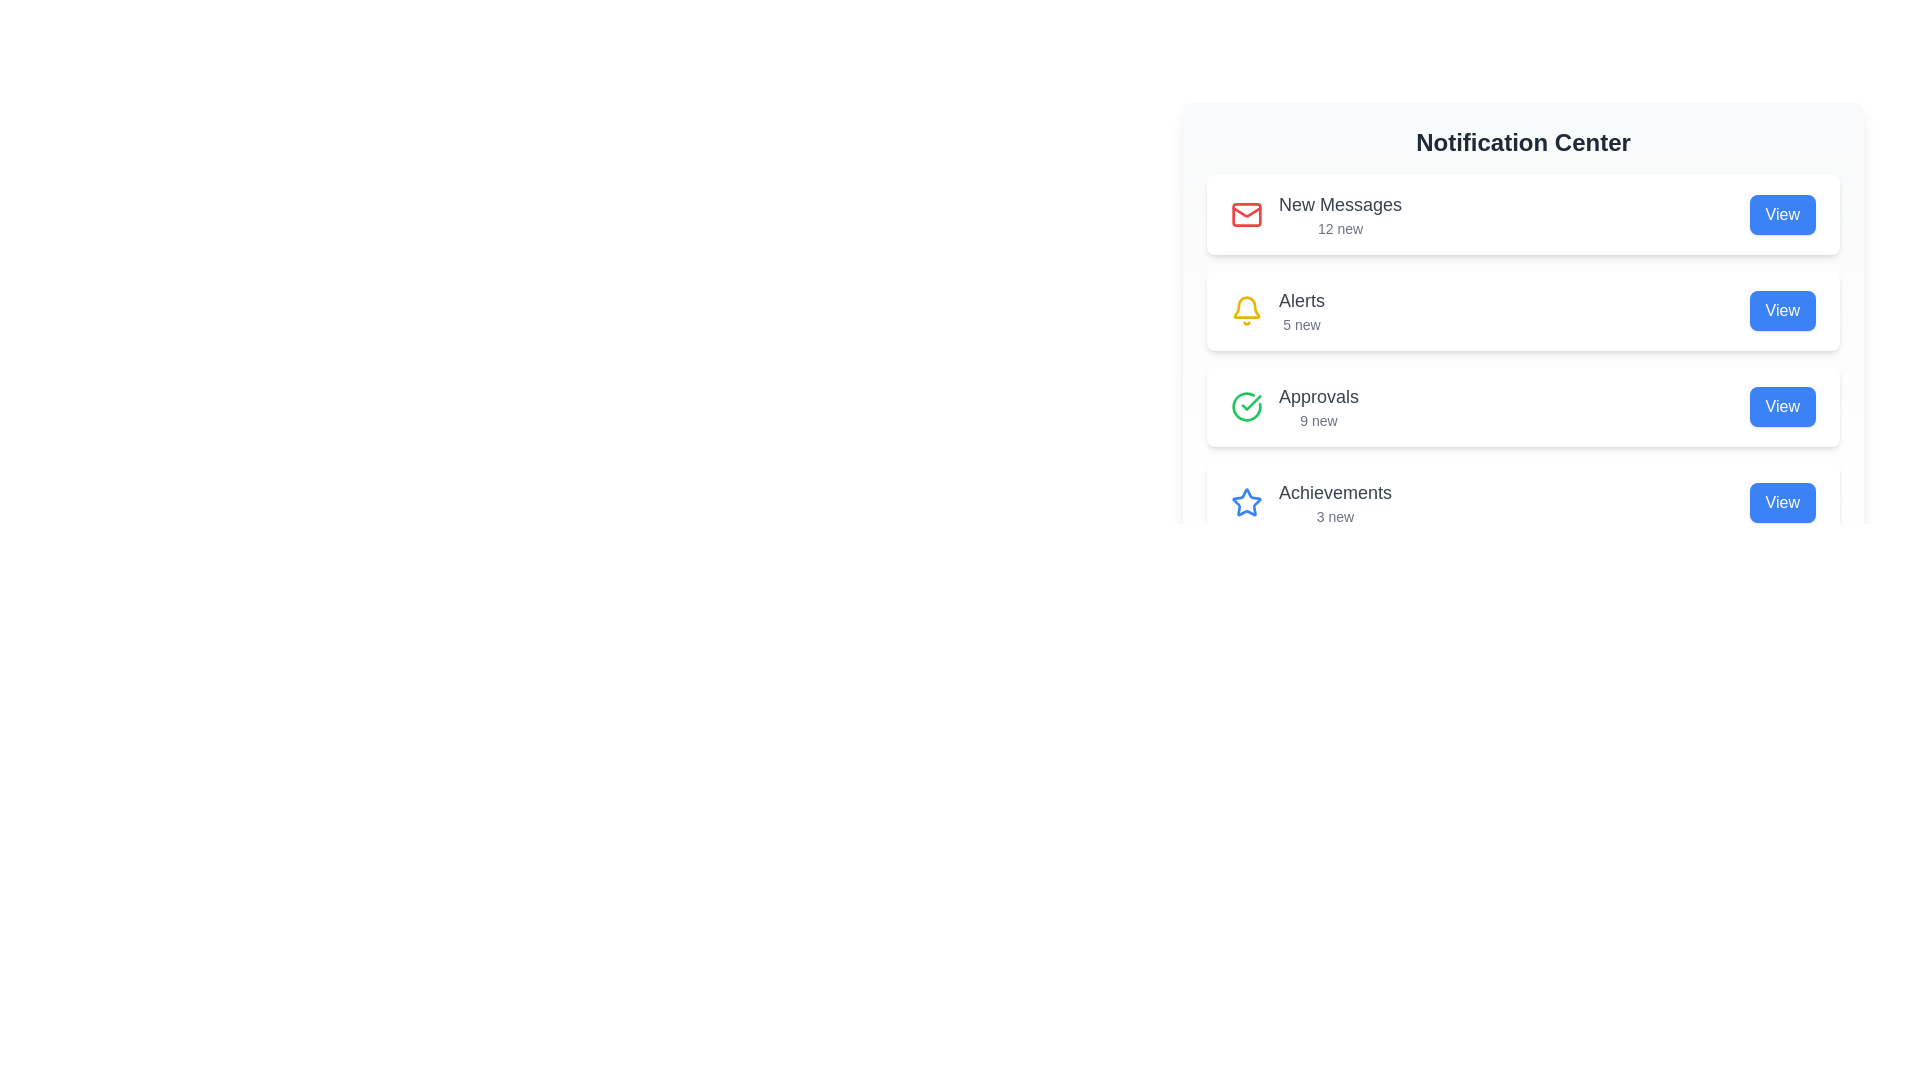  I want to click on the representation of the bell icon located in the 'Alerts' row of the 'Notification Center', which has a yellow fill and black outlines, so click(1246, 311).